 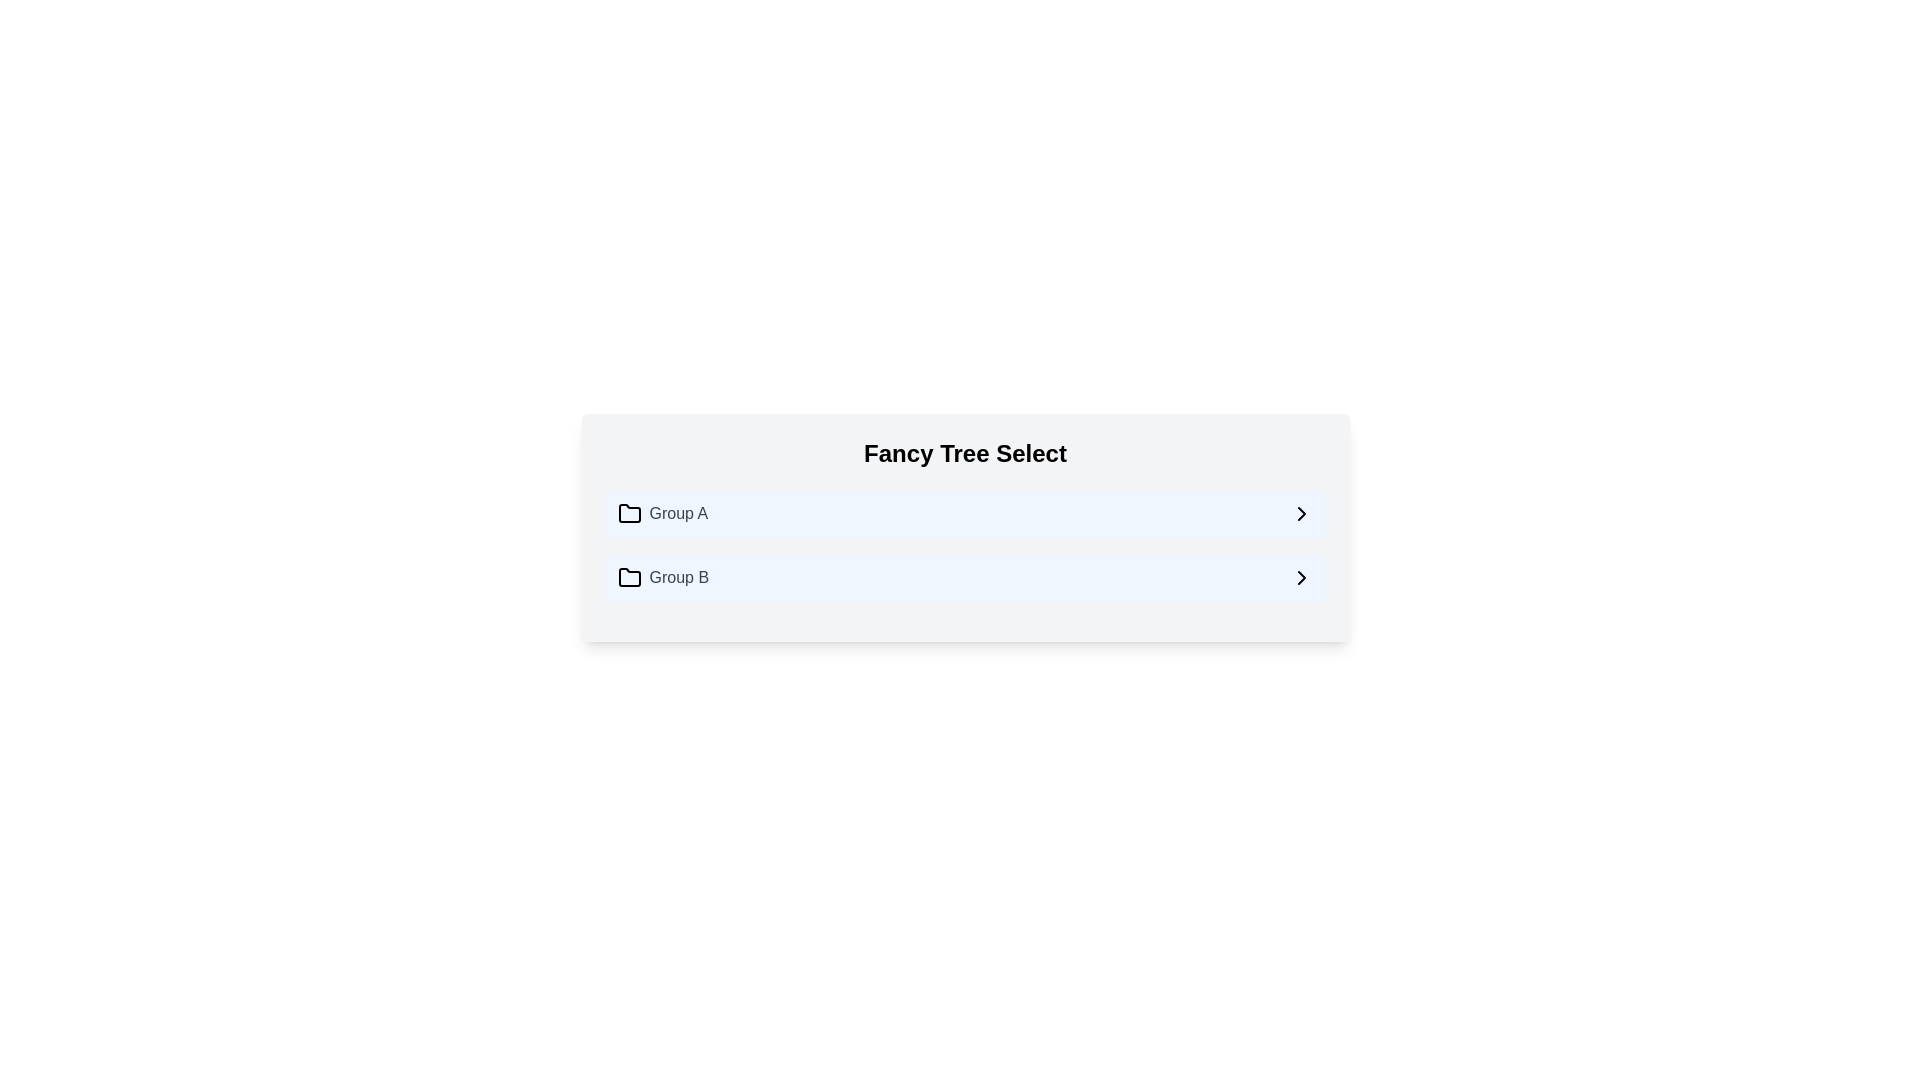 I want to click on text label that reads 'Group B', which is styled in medium-weight gray font and located to the right of a folder icon in a hierarchical tree interface, so click(x=679, y=578).